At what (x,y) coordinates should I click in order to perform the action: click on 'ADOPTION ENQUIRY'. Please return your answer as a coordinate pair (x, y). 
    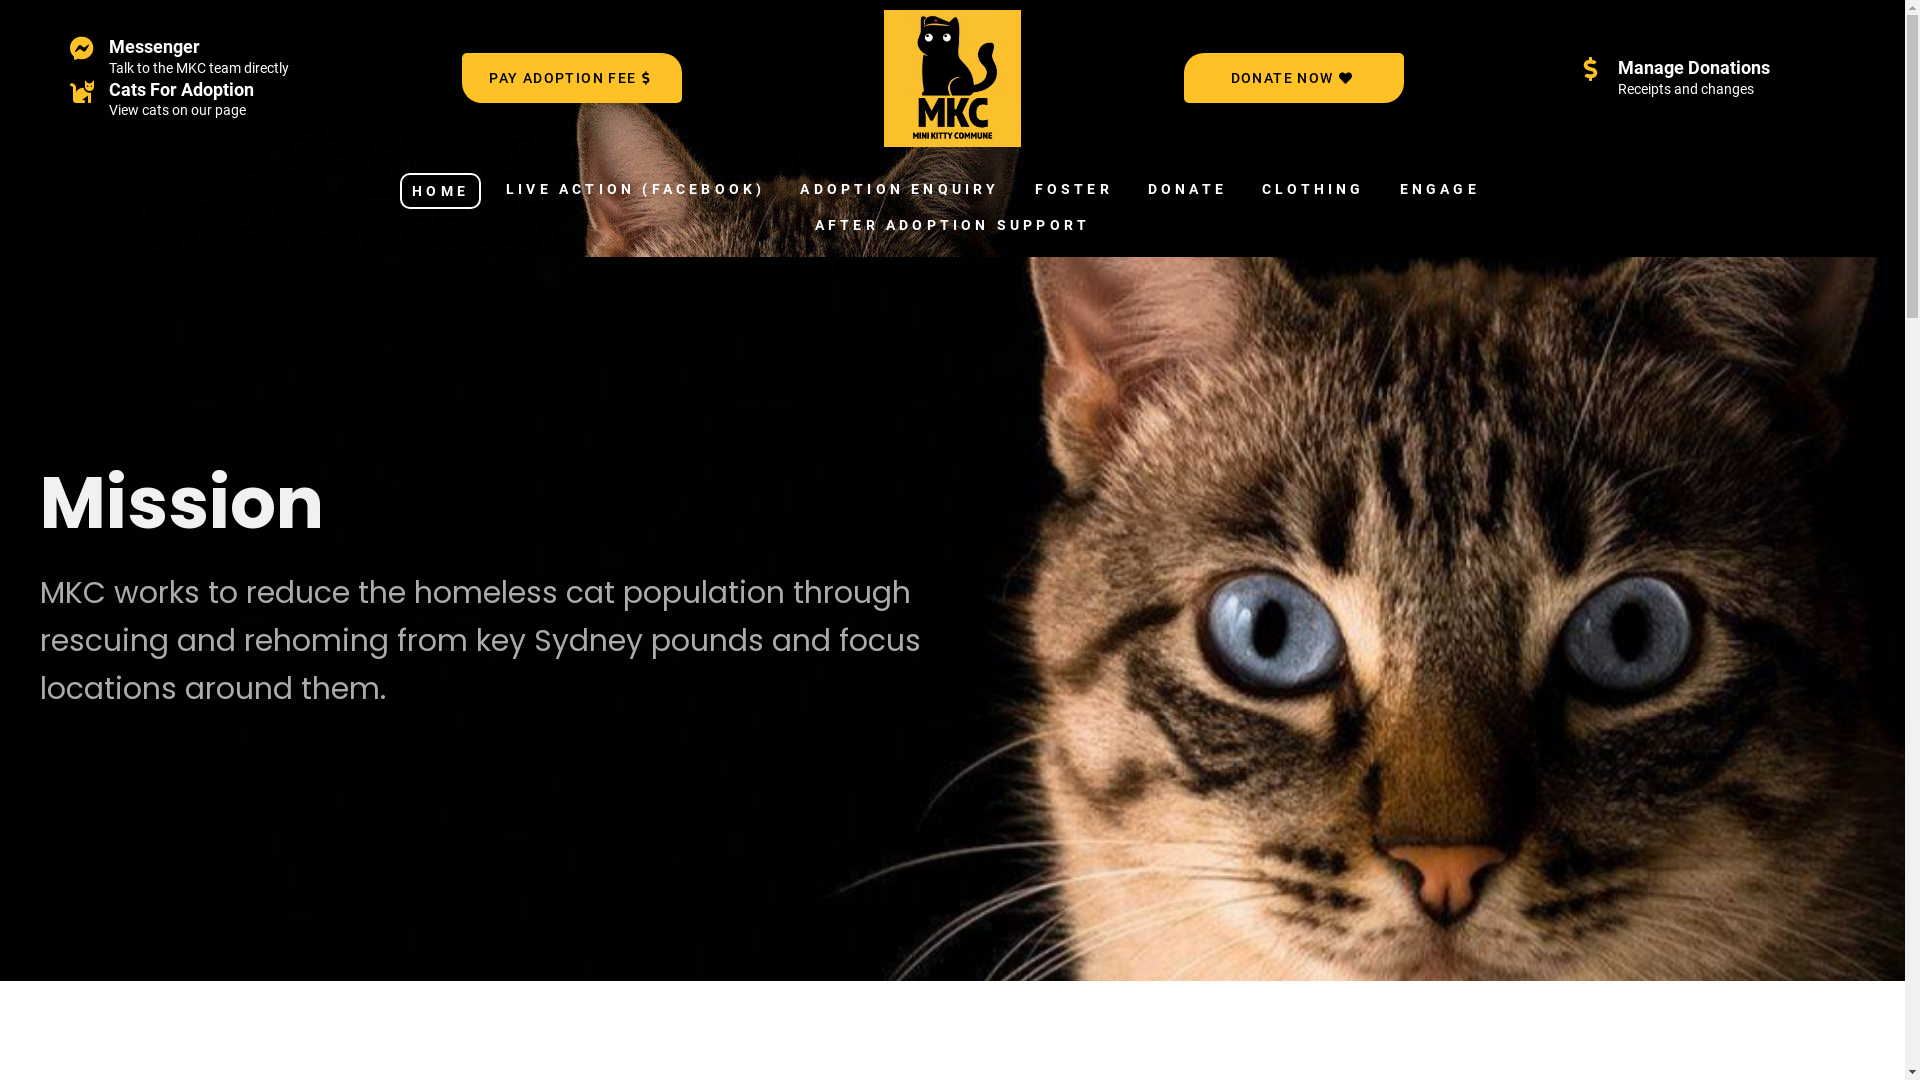
    Looking at the image, I should click on (898, 189).